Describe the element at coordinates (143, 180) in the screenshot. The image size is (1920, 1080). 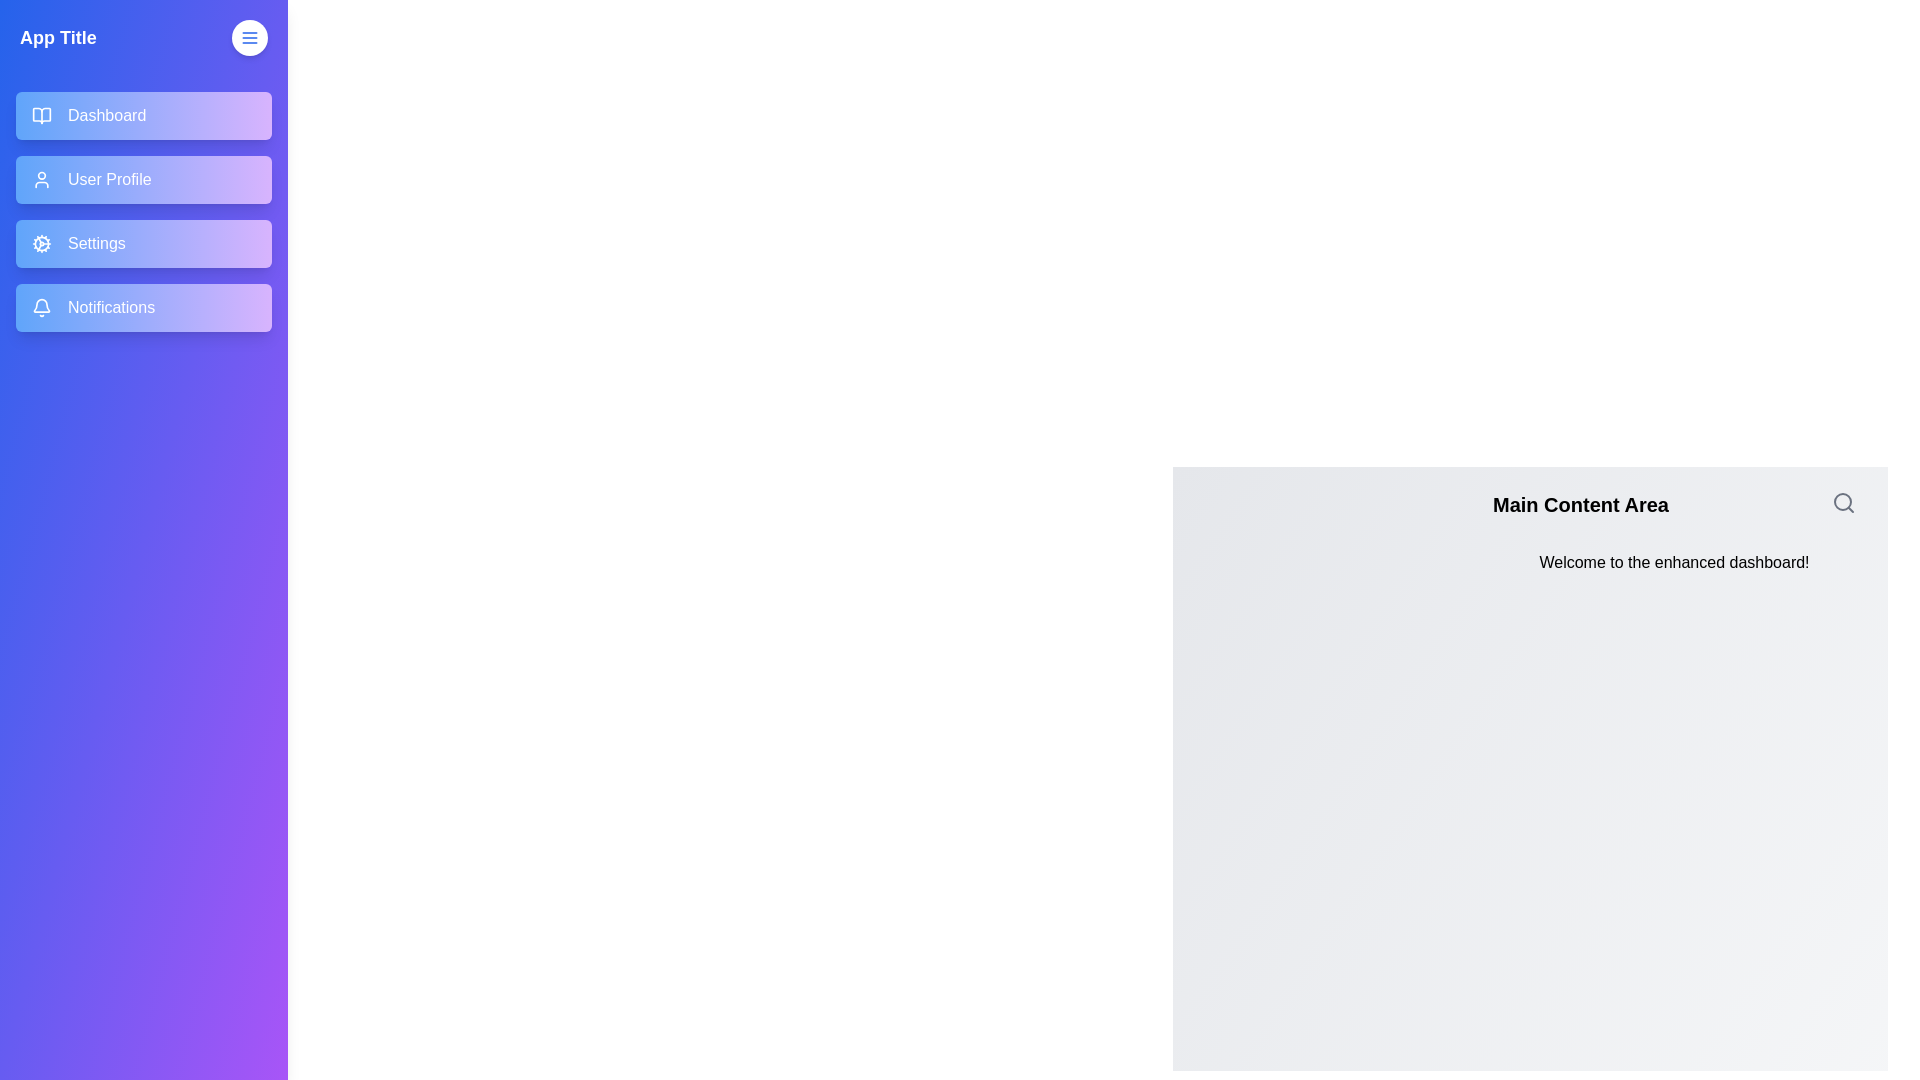
I see `the menu item User Profile in the drawer` at that location.